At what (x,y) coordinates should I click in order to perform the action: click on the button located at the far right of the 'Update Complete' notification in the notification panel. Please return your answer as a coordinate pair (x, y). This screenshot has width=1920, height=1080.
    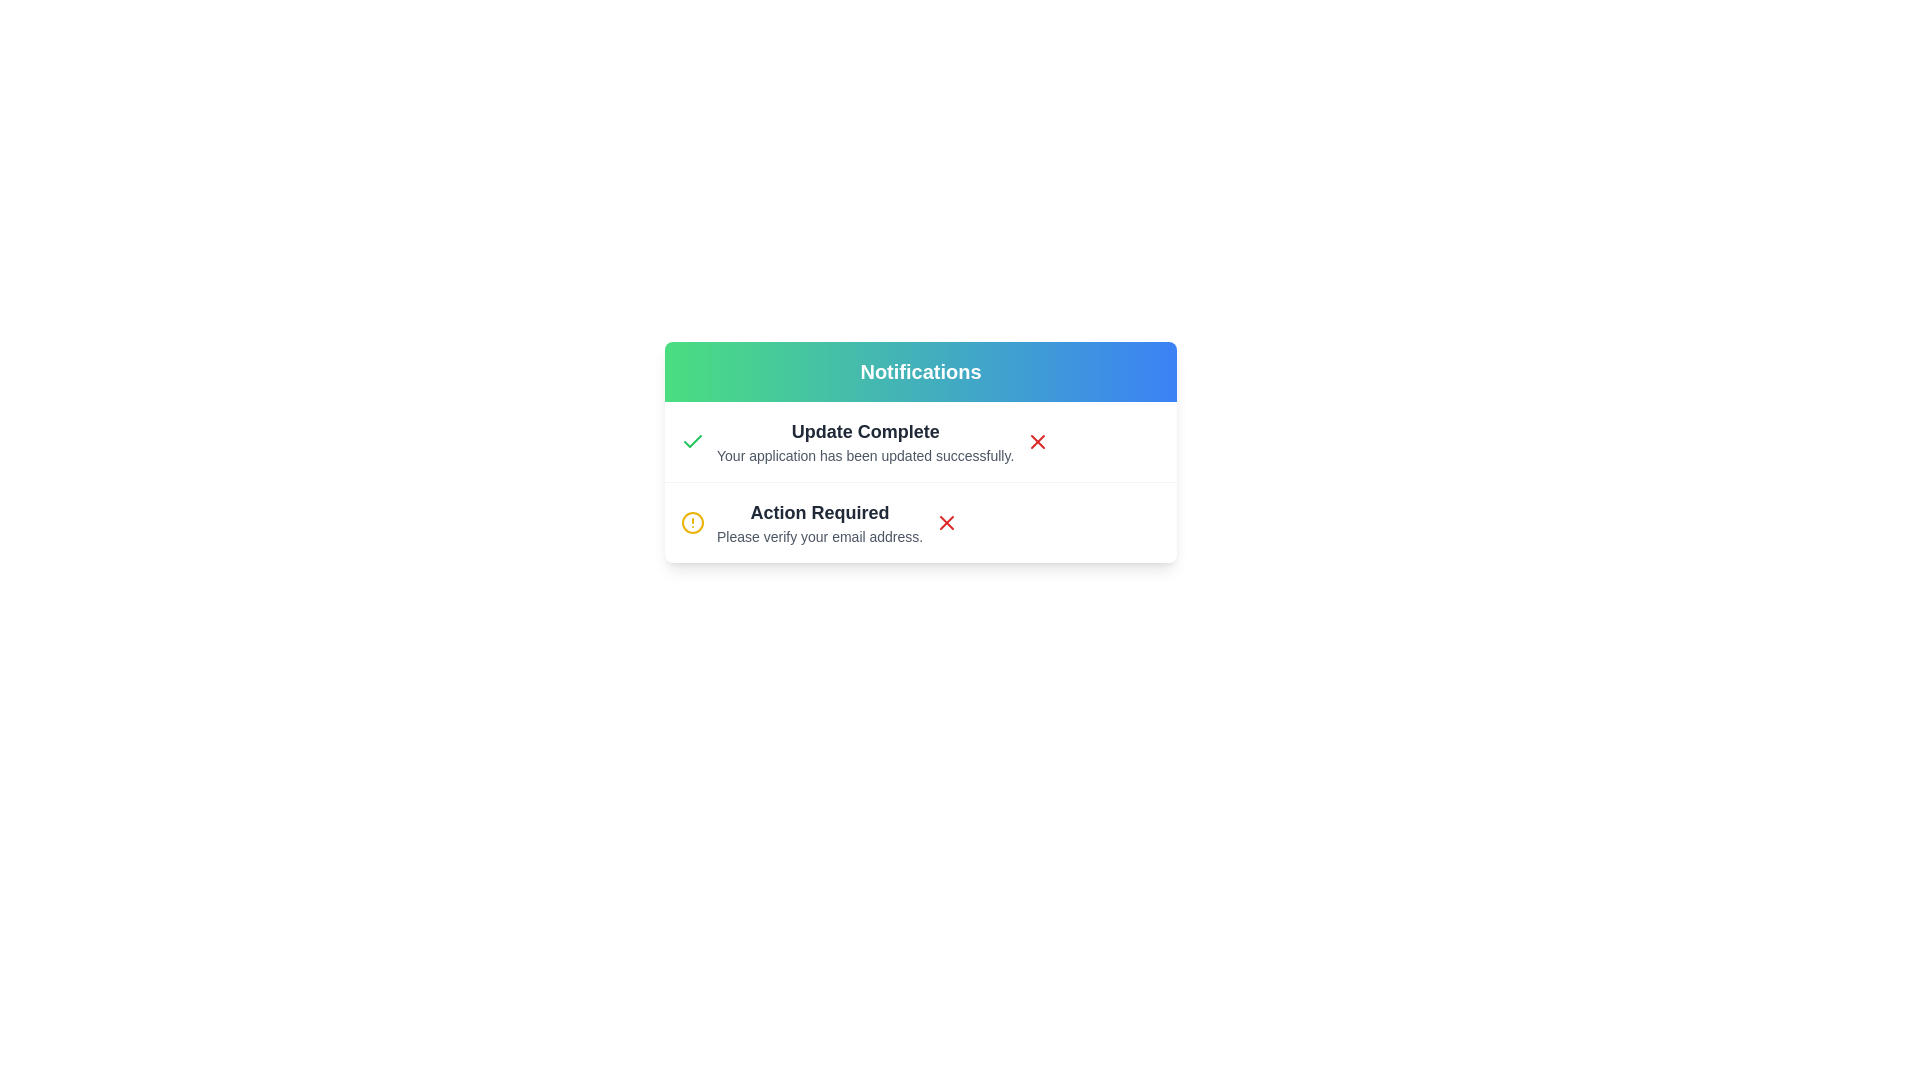
    Looking at the image, I should click on (1038, 441).